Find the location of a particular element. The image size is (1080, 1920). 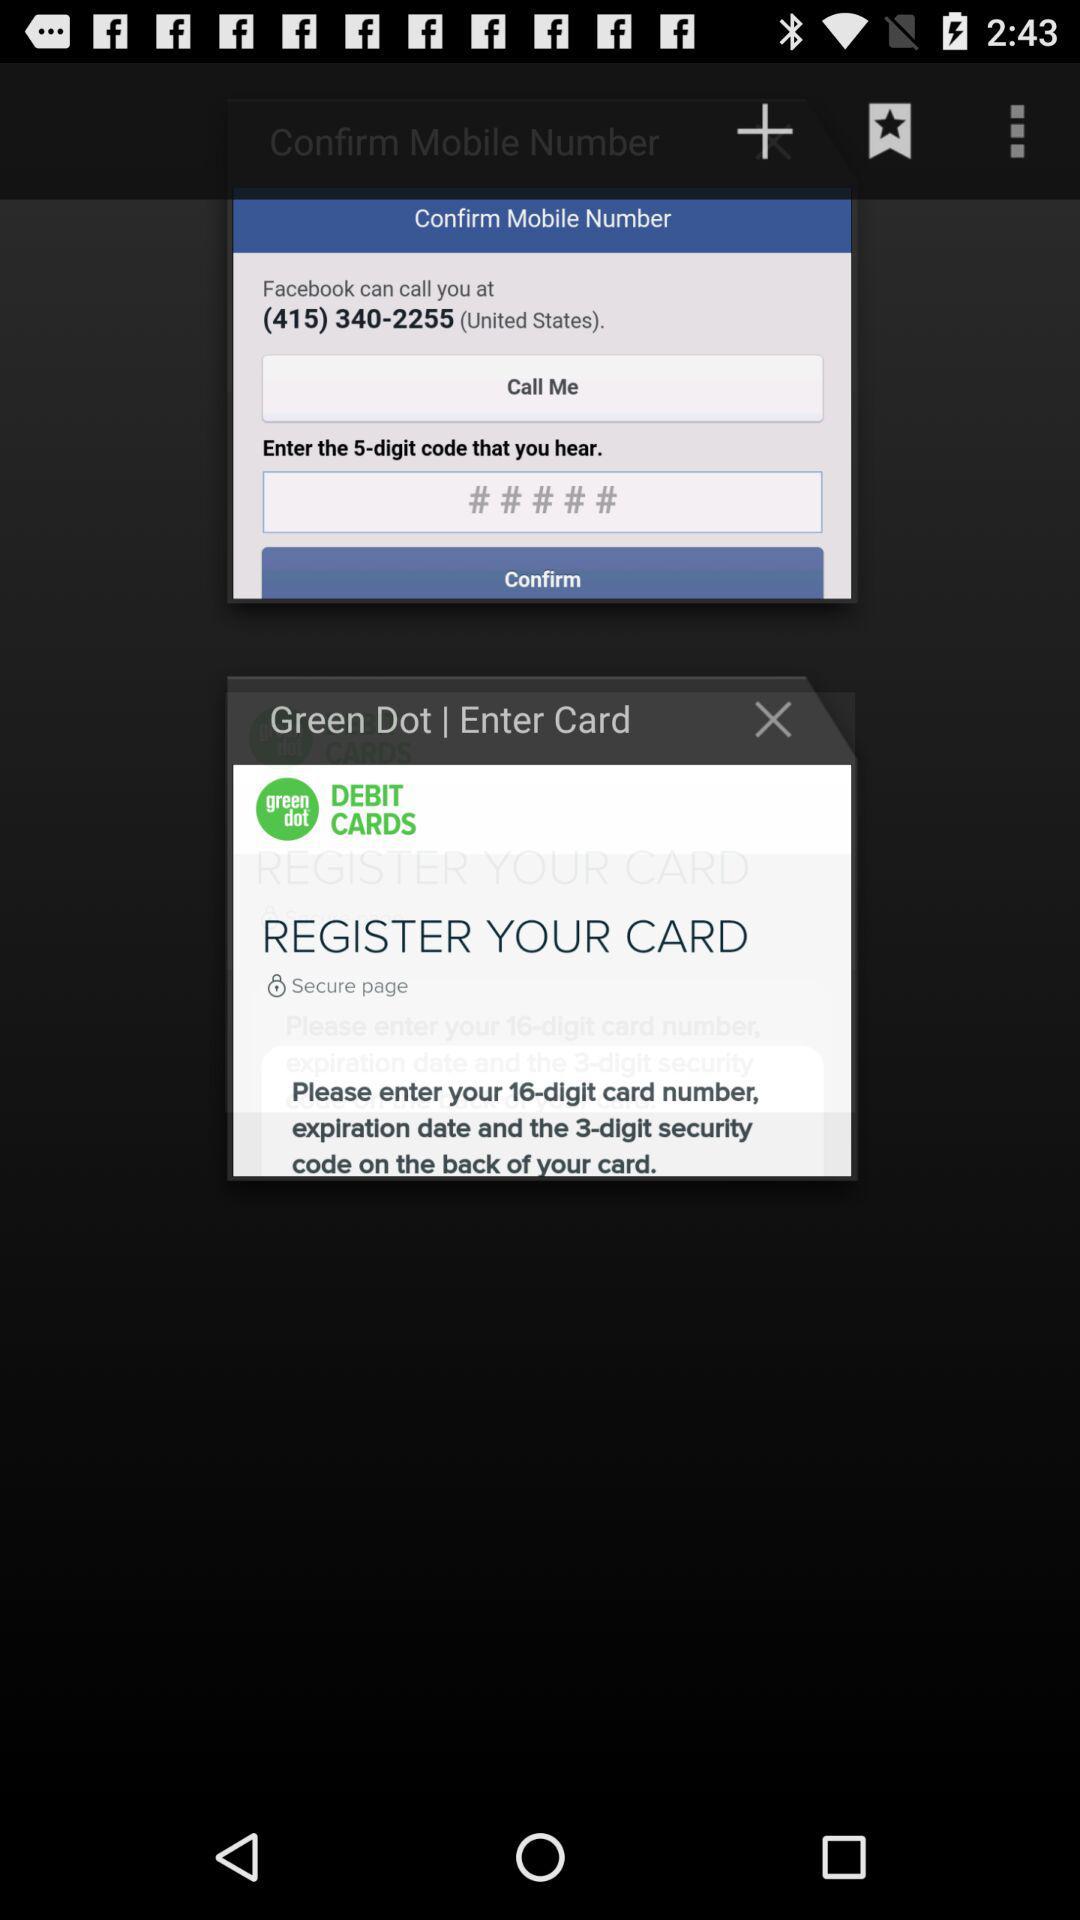

the close icon is located at coordinates (782, 767).